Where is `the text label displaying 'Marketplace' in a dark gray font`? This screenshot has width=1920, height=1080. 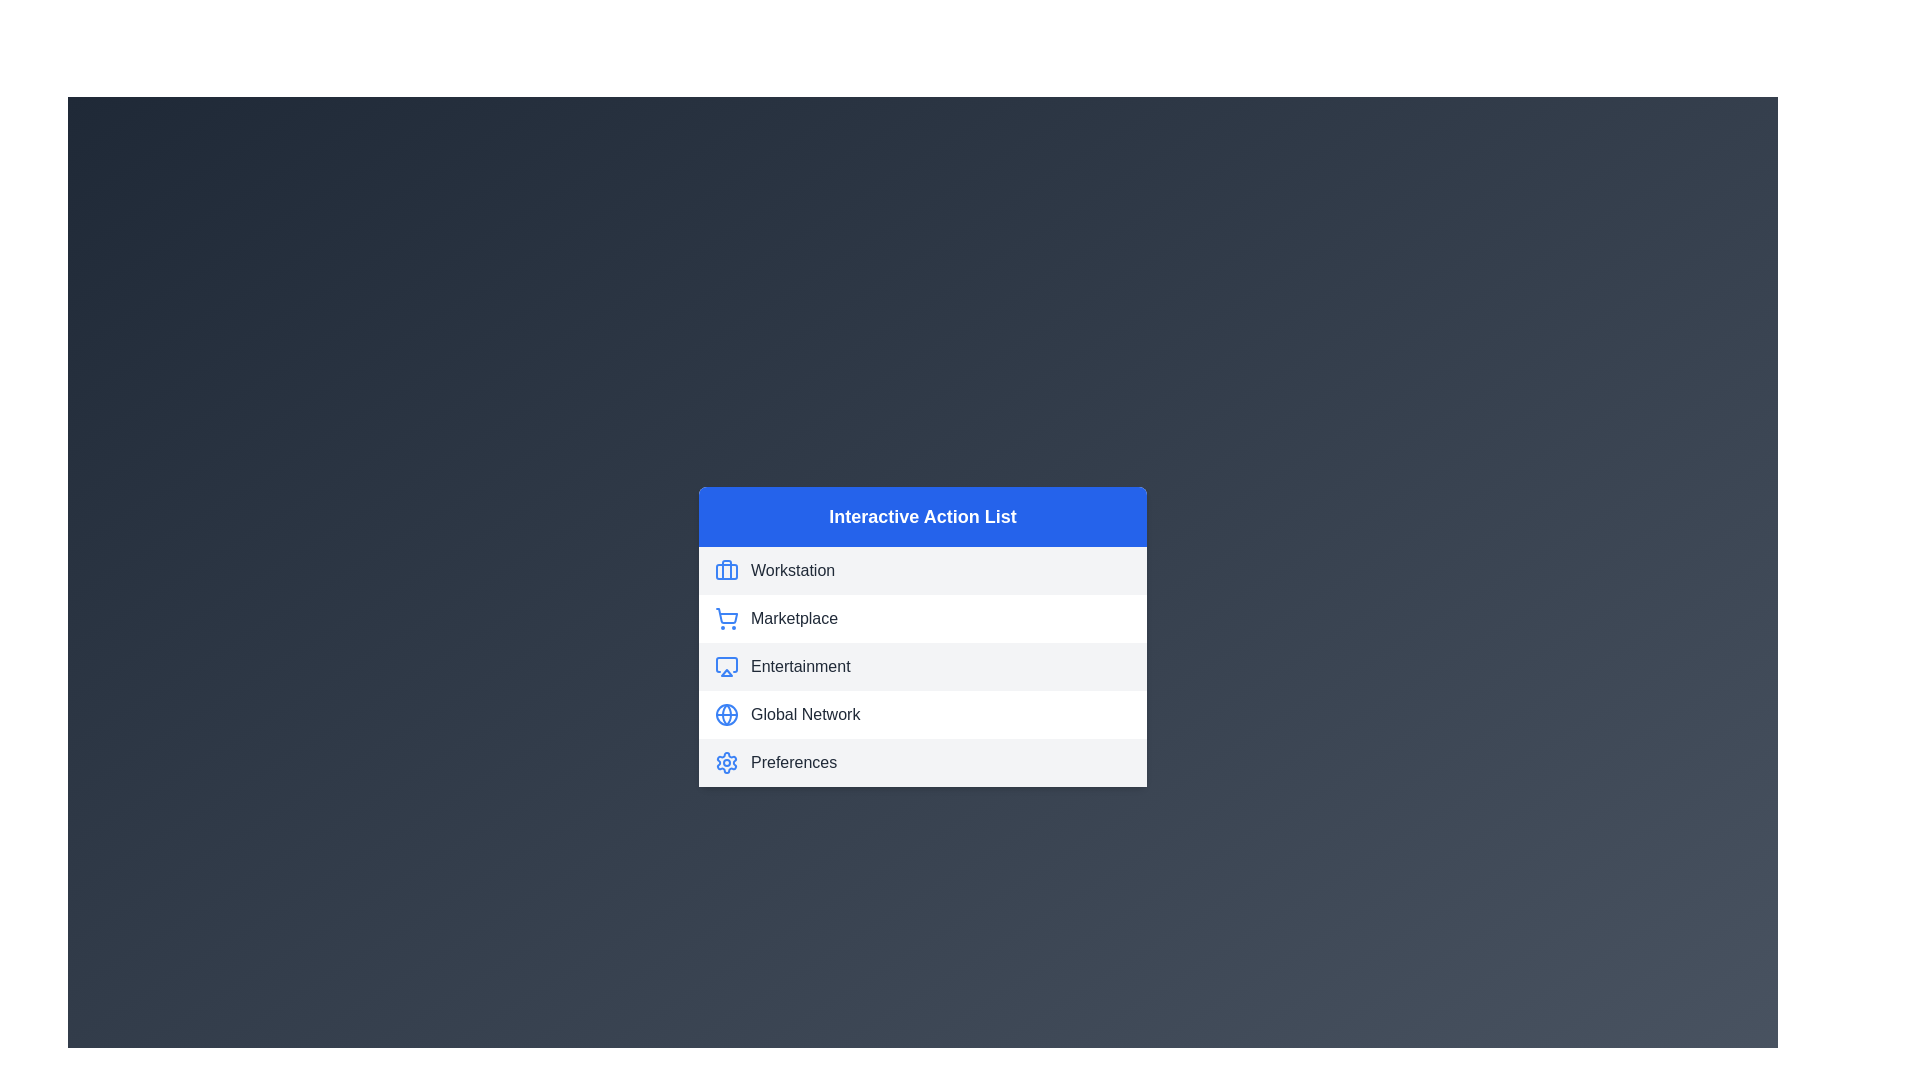 the text label displaying 'Marketplace' in a dark gray font is located at coordinates (793, 617).